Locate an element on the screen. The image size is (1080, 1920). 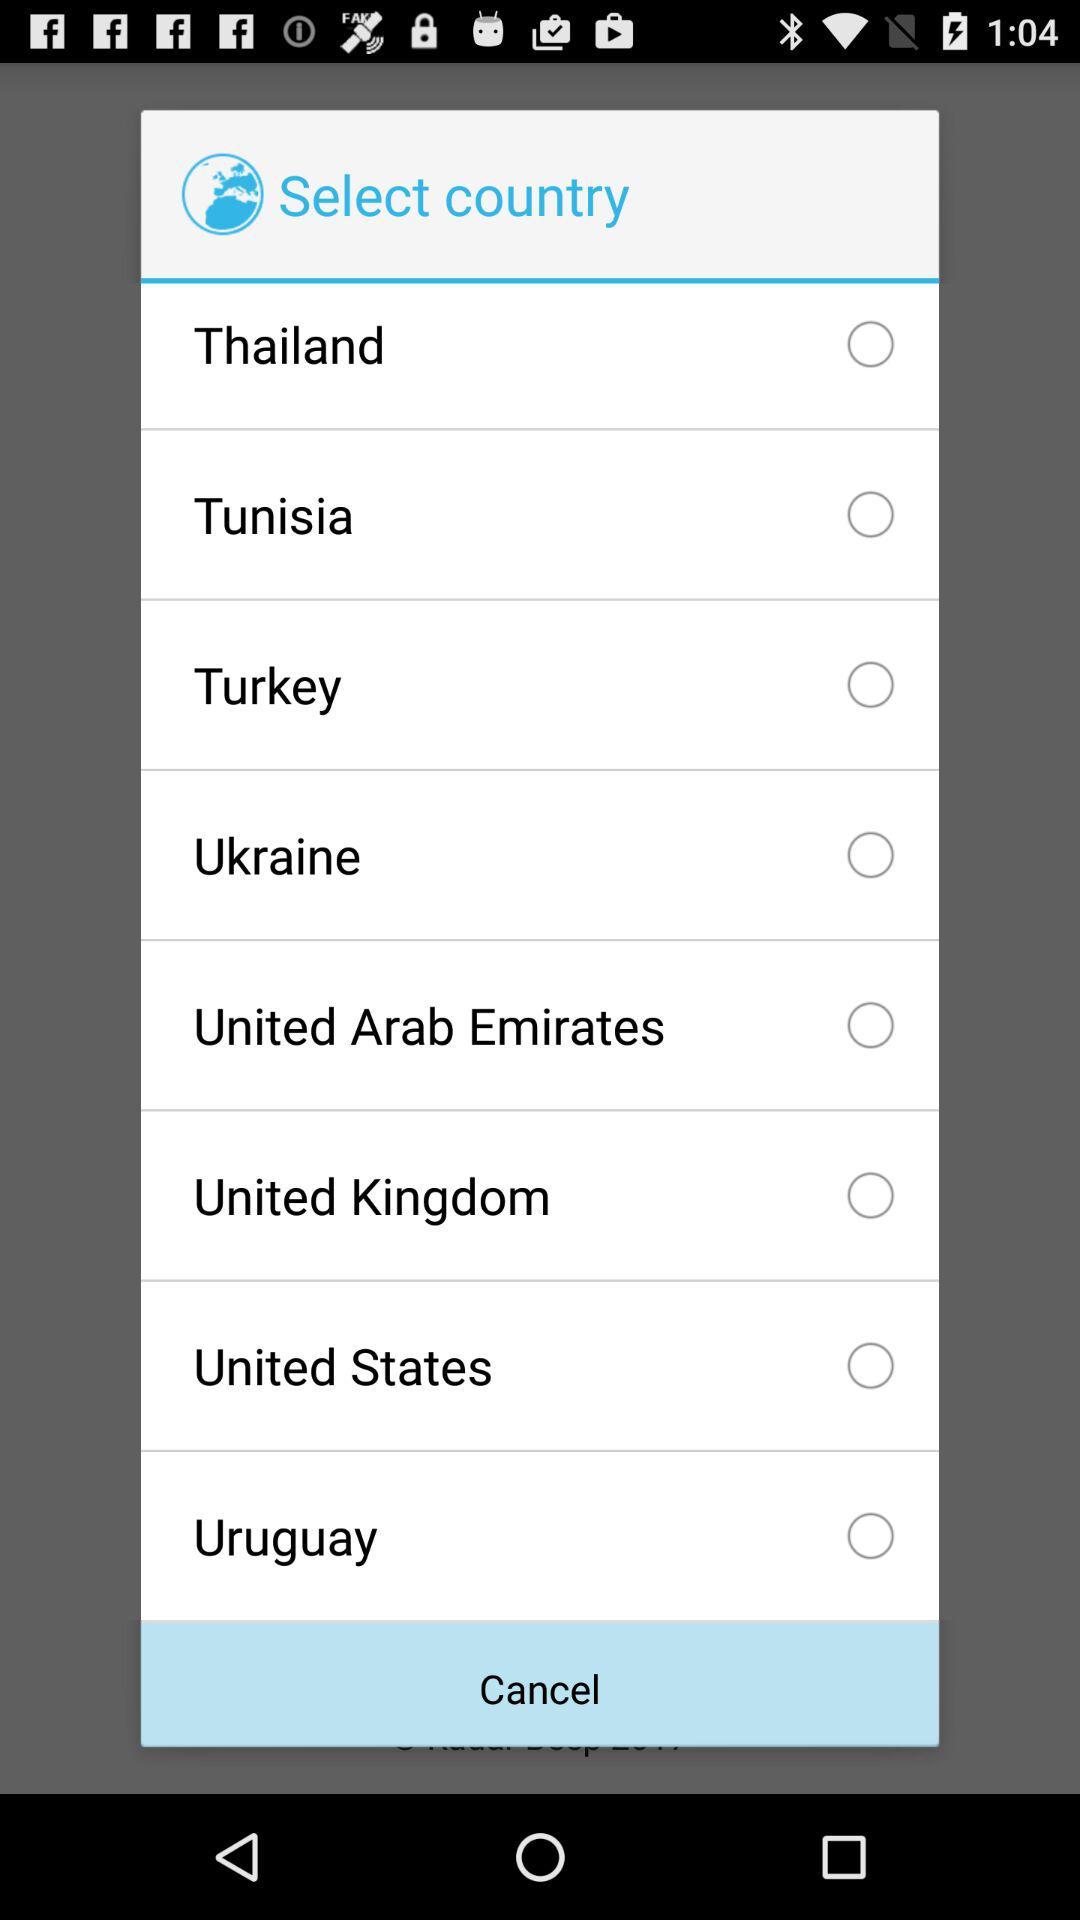
checkbox below the thailand item is located at coordinates (540, 514).